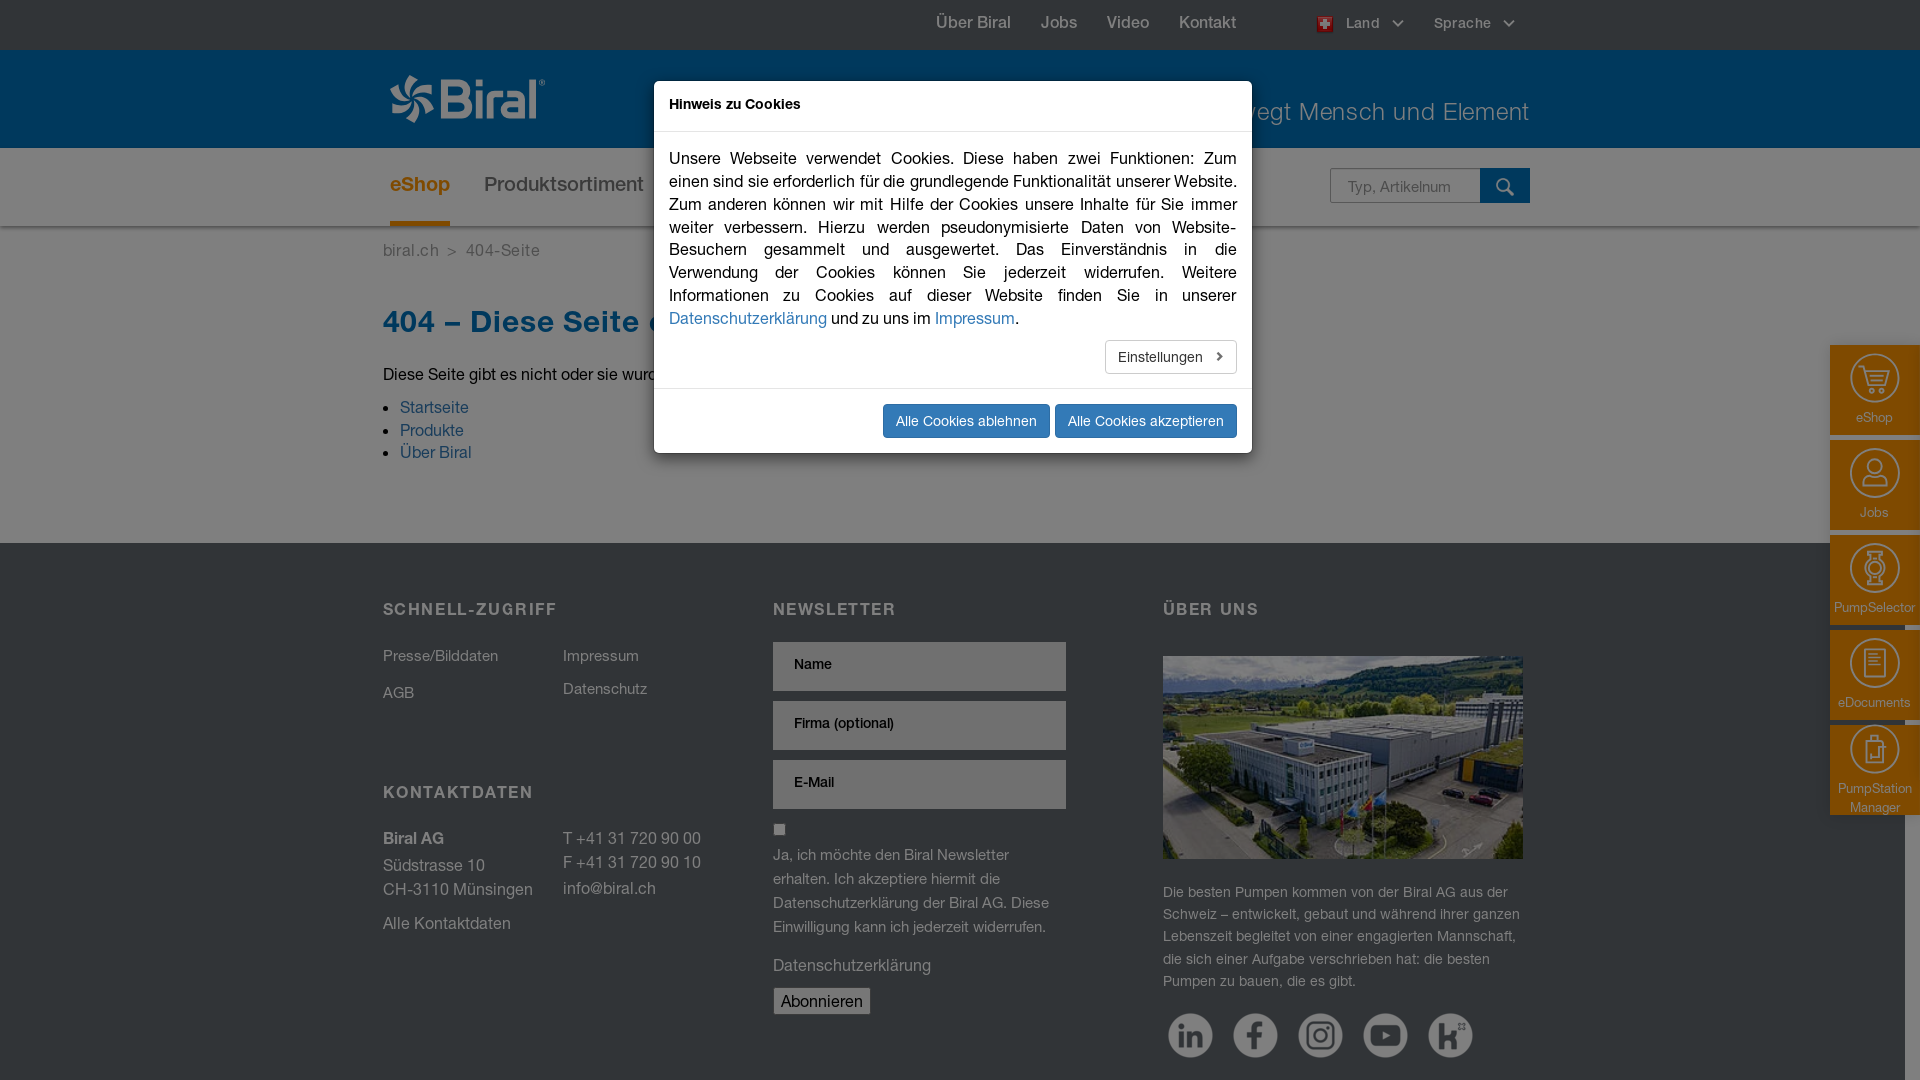 Image resolution: width=1920 pixels, height=1080 pixels. Describe the element at coordinates (560, 886) in the screenshot. I see `'info@biral.ch'` at that location.